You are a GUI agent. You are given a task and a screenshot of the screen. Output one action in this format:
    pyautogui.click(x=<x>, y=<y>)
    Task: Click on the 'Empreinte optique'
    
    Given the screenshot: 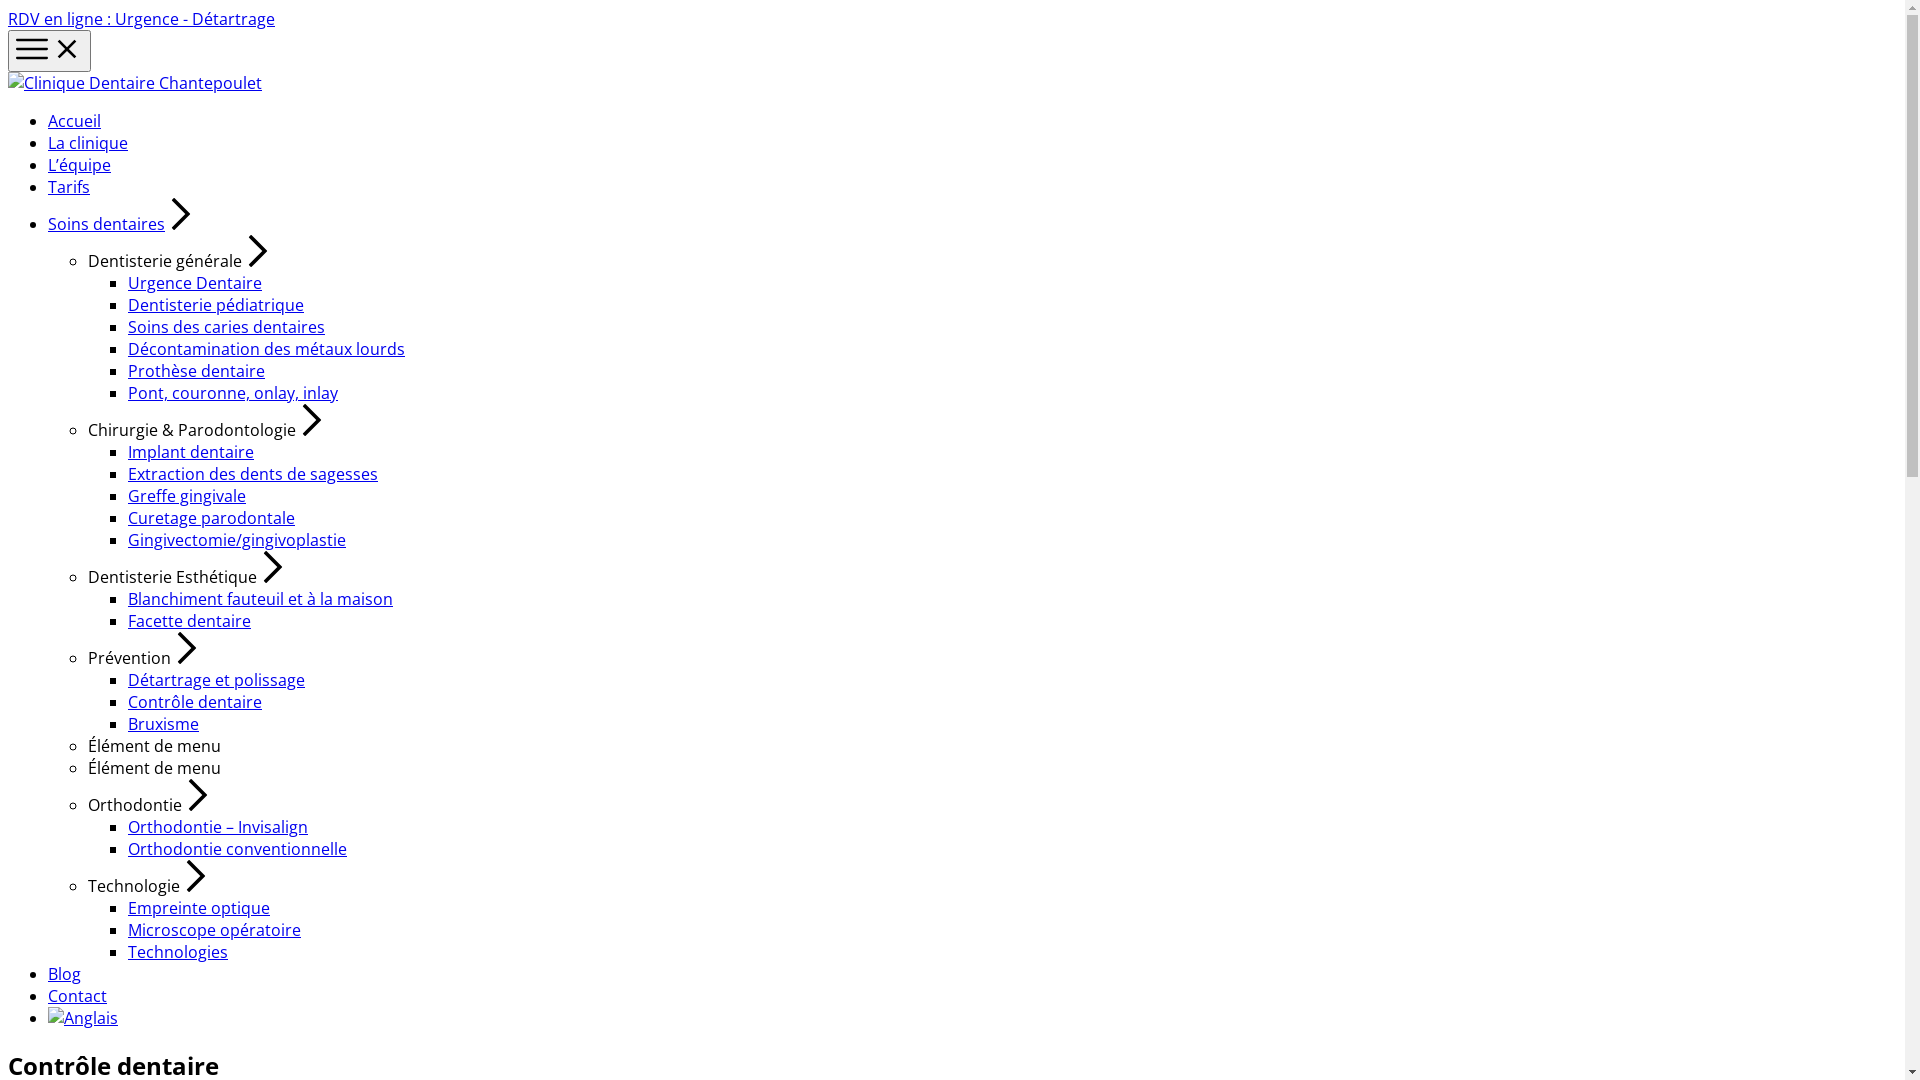 What is the action you would take?
    pyautogui.click(x=198, y=907)
    